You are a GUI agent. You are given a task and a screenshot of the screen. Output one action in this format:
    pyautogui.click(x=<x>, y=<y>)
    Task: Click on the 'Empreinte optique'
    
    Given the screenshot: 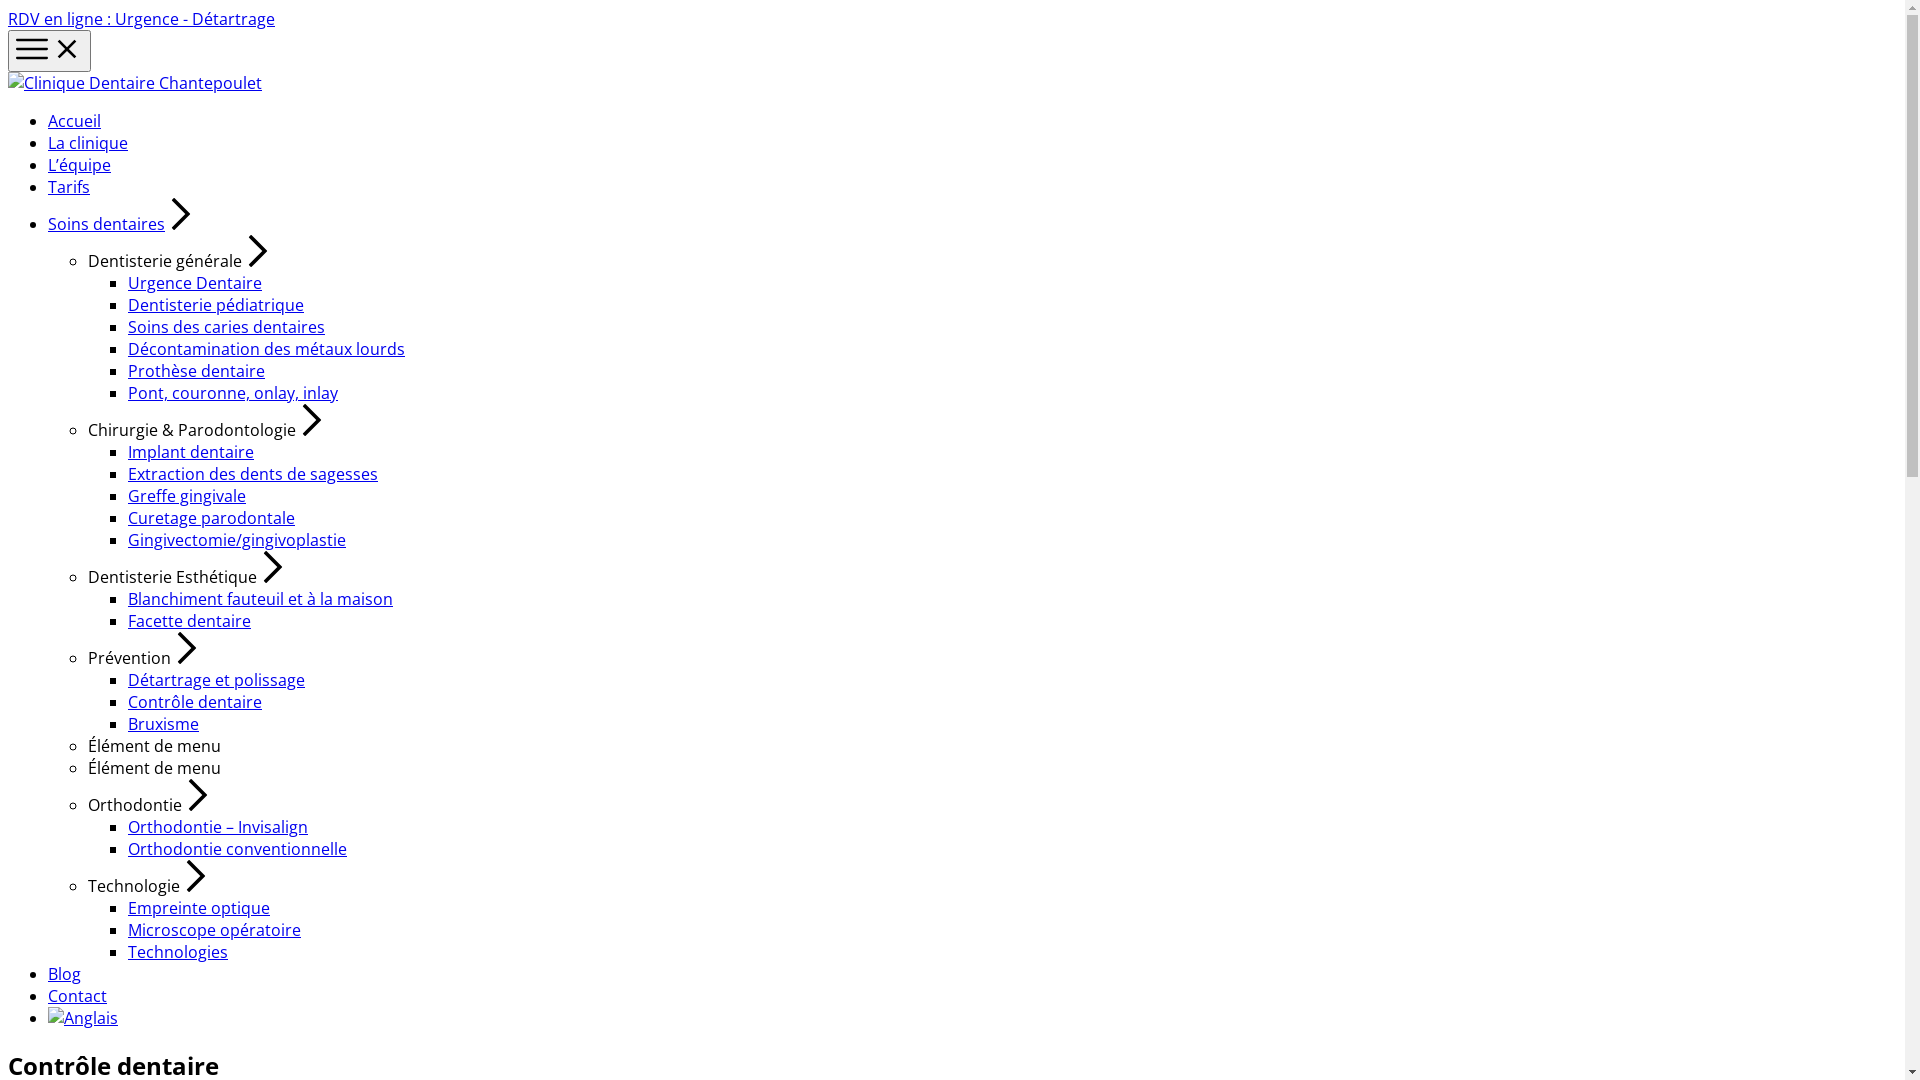 What is the action you would take?
    pyautogui.click(x=198, y=907)
    